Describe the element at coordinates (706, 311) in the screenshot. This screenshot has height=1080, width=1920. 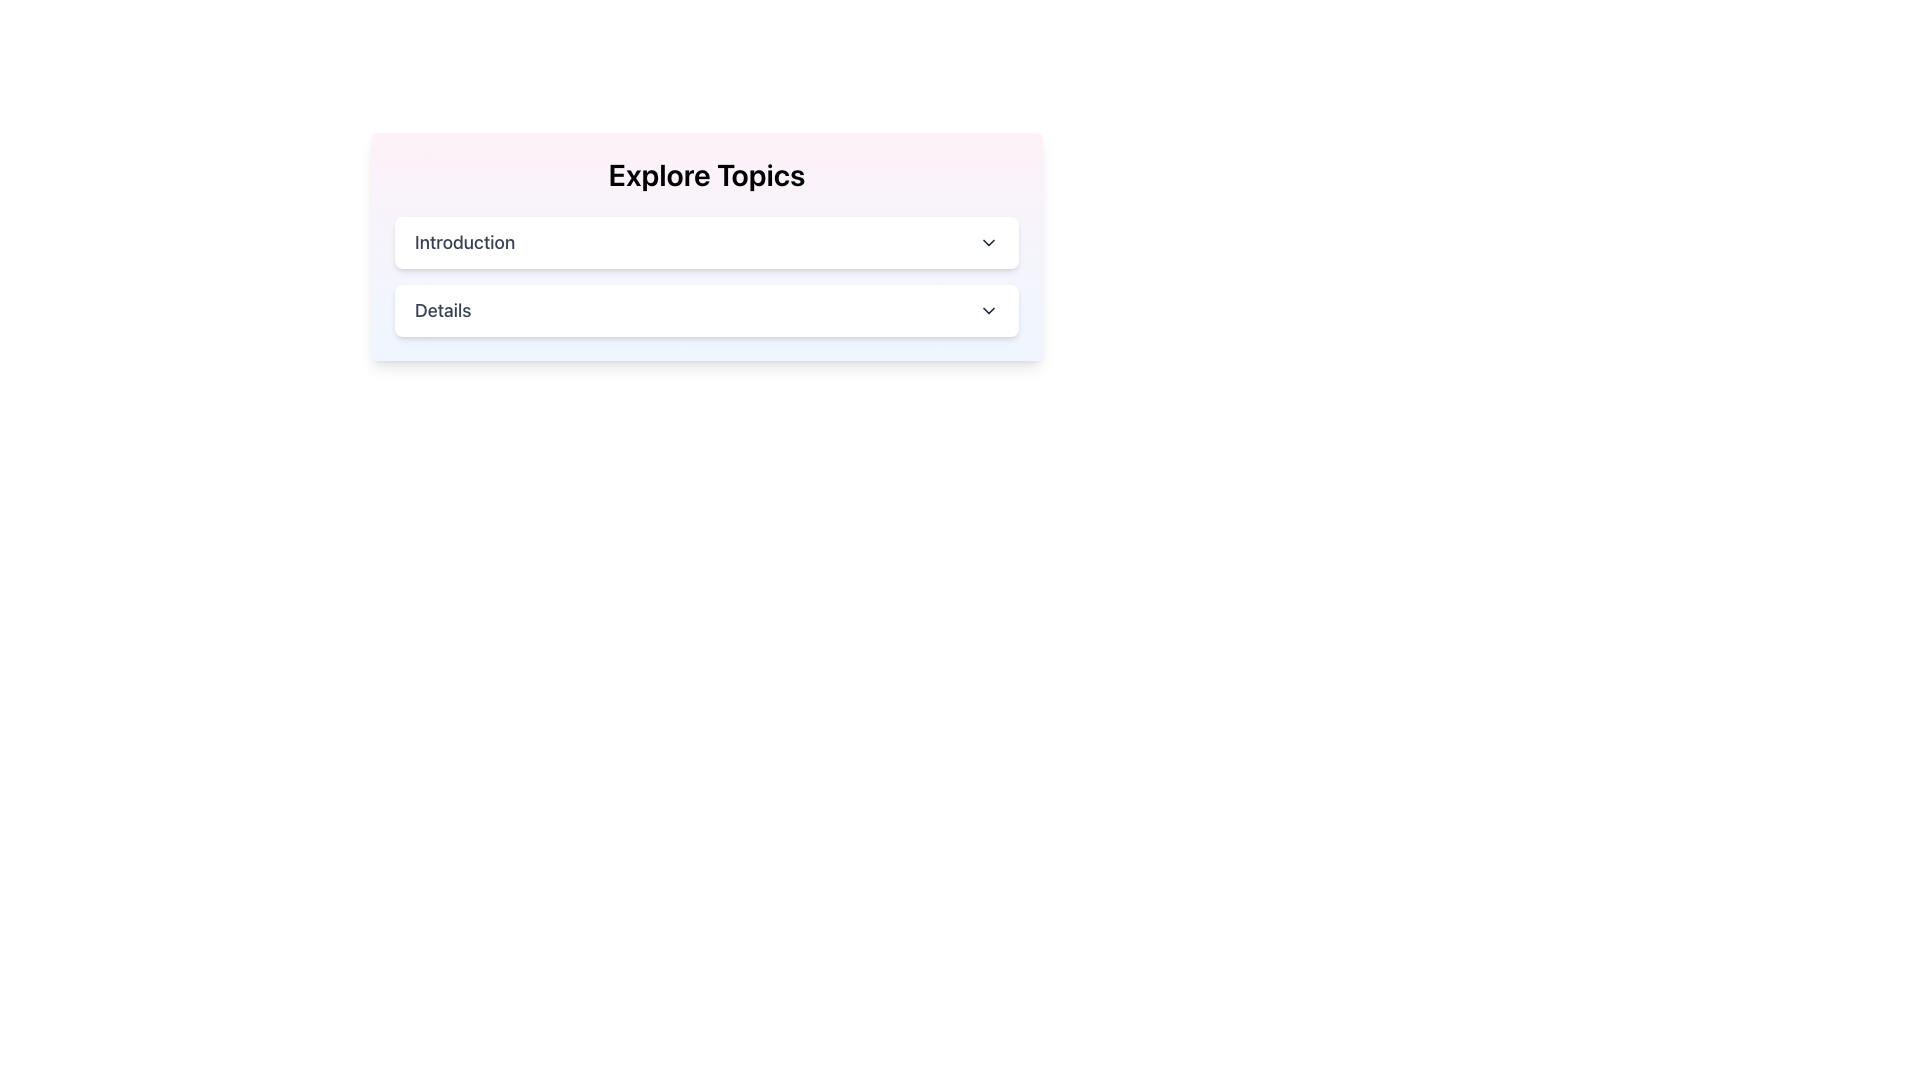
I see `the Dropdown toggle section located beneath the 'Introduction' section in the 'Explore Topics' vertical layout` at that location.